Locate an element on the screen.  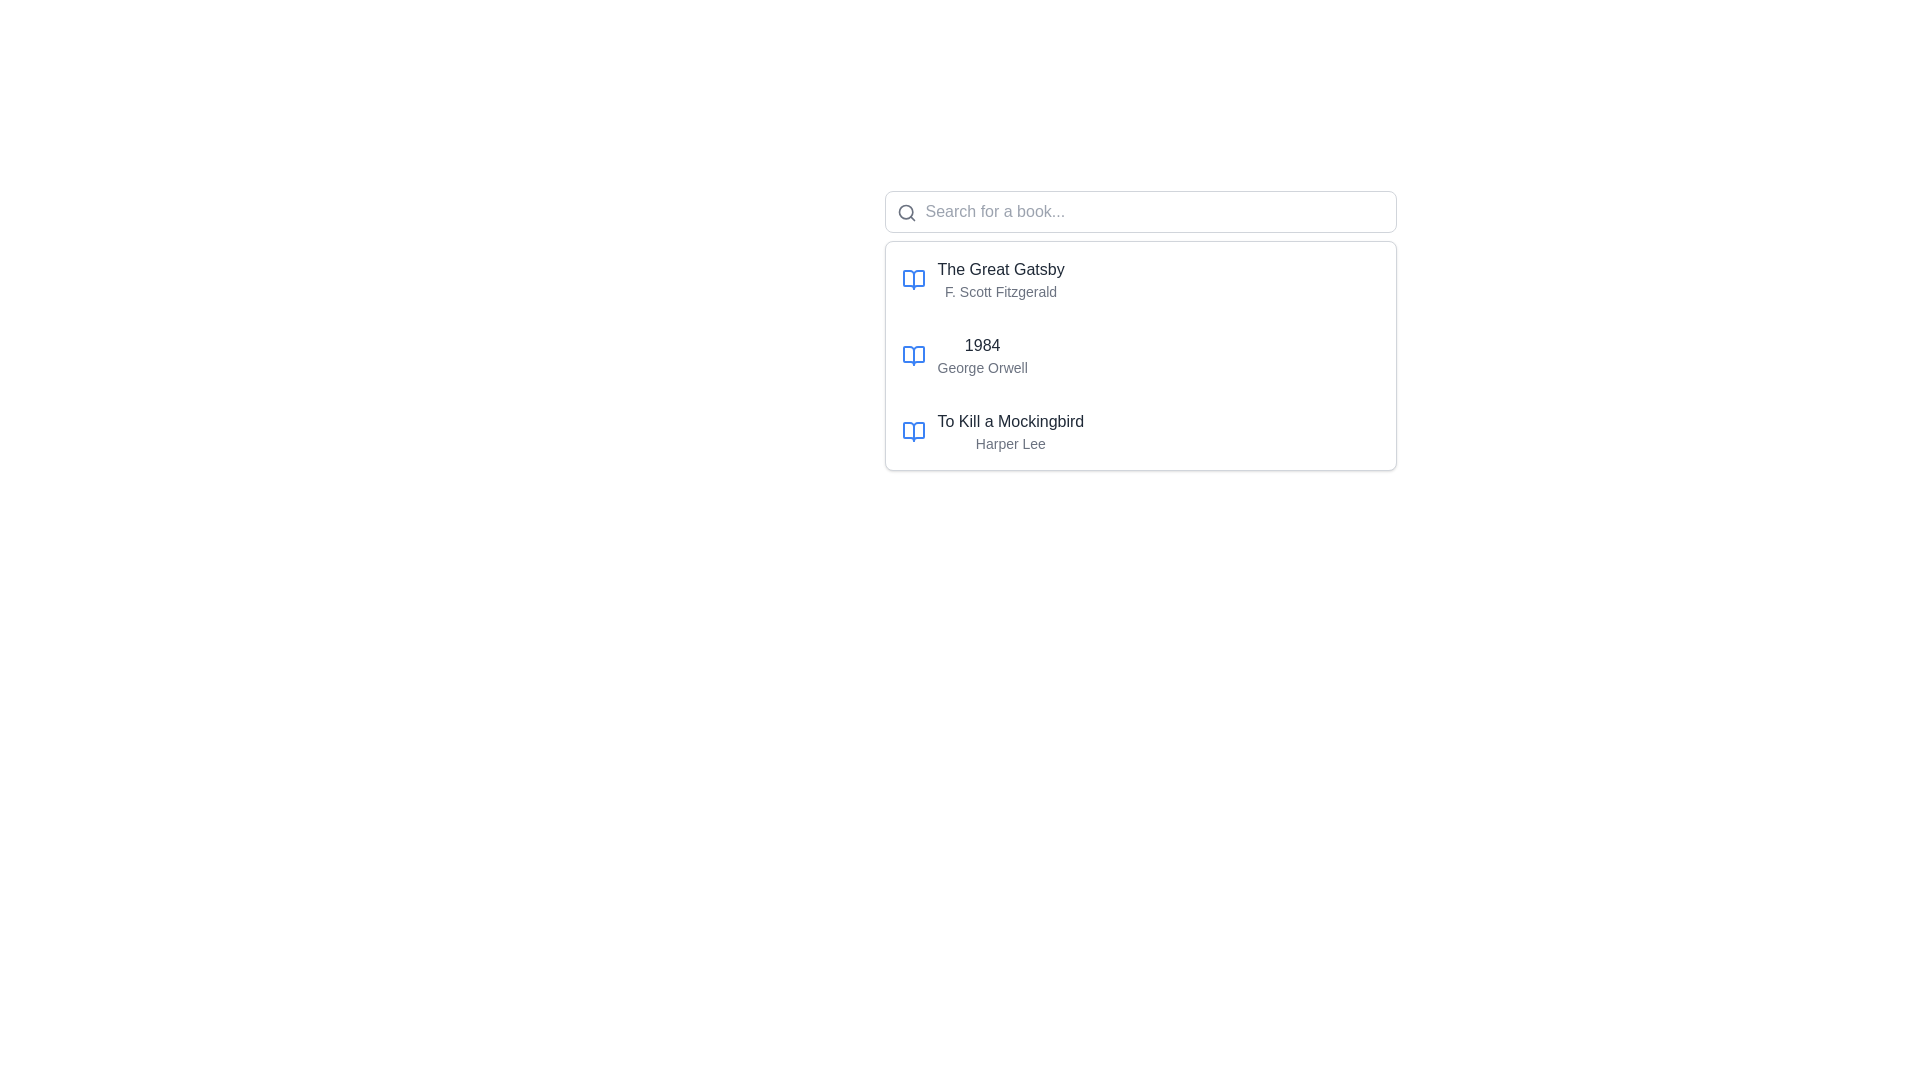
the text label displaying the author's name for 'The Great Gatsby', located directly beneath the book title is located at coordinates (1001, 292).